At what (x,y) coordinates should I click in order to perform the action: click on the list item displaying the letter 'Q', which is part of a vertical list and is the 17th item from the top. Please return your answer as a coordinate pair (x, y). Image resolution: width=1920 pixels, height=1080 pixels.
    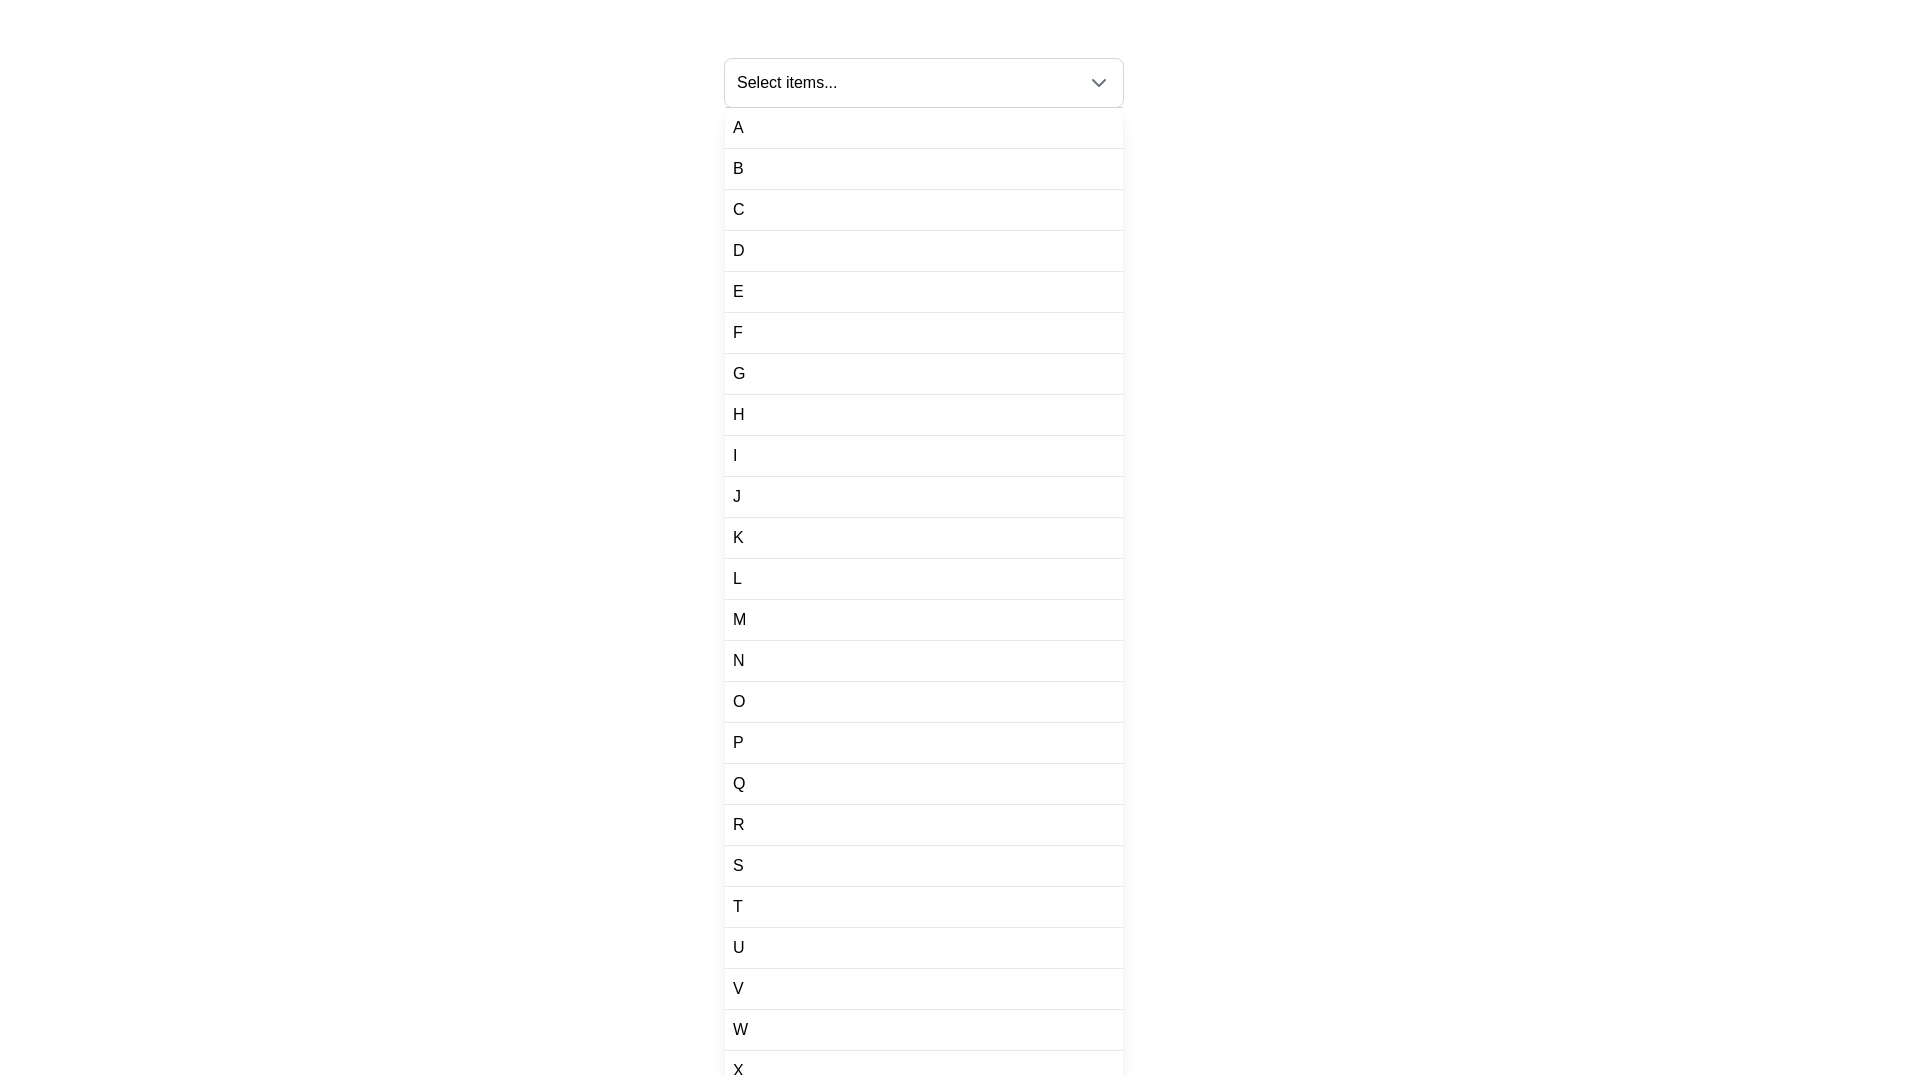
    Looking at the image, I should click on (923, 783).